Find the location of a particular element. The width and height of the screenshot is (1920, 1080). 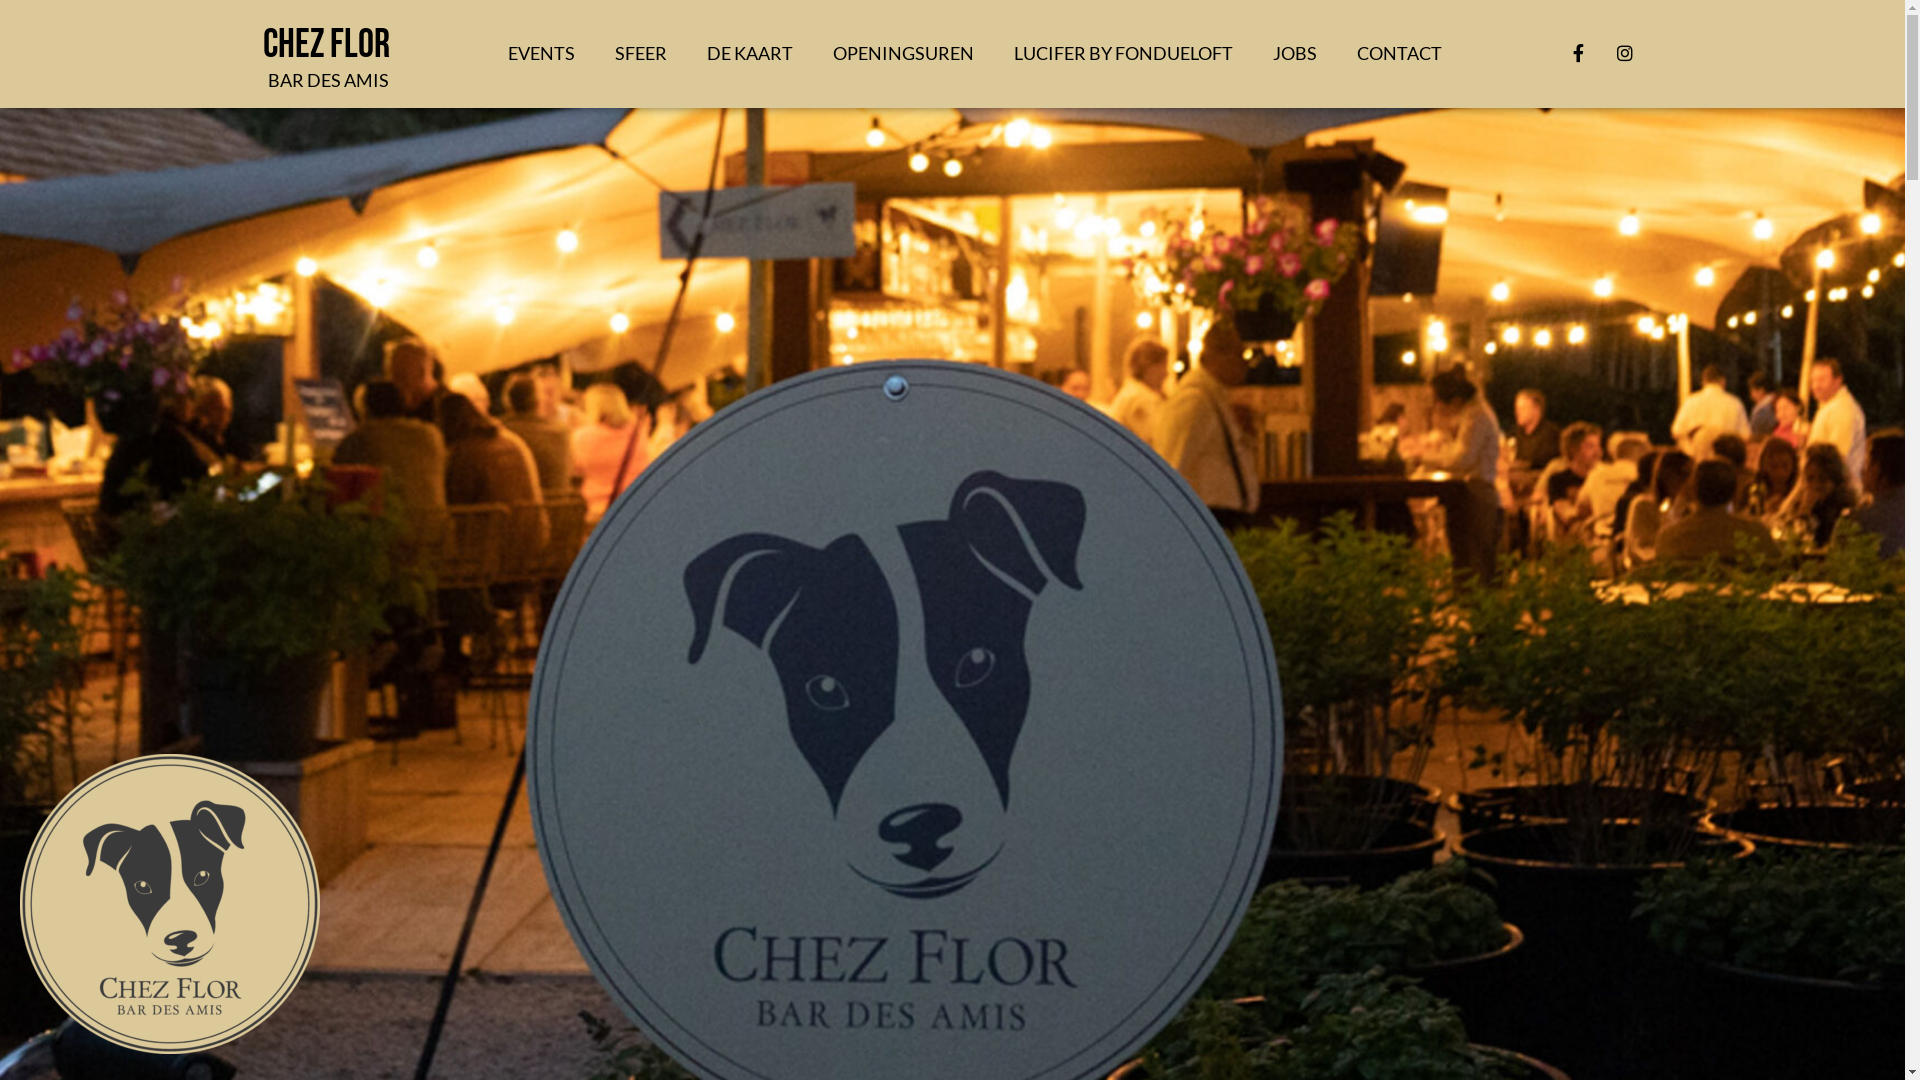

'SFEER' is located at coordinates (613, 52).